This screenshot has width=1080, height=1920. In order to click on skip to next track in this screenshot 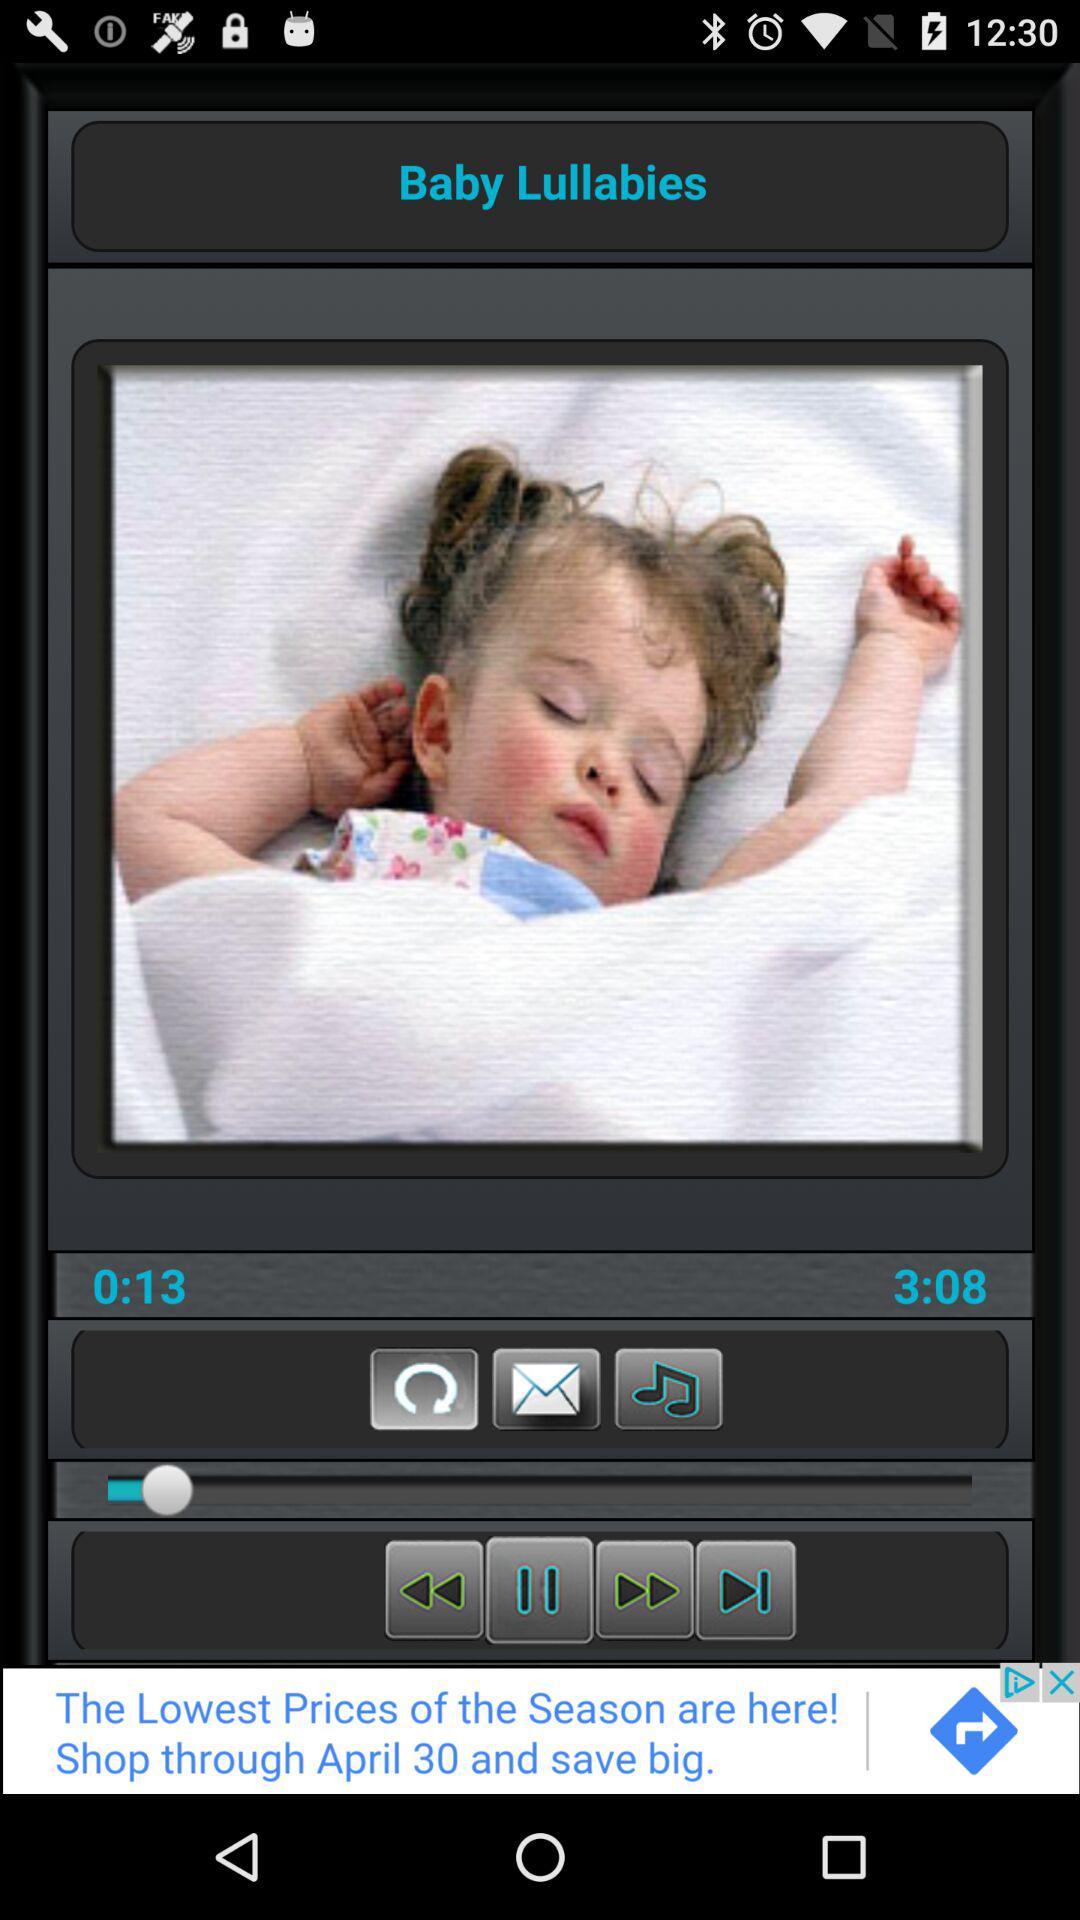, I will do `click(745, 1589)`.